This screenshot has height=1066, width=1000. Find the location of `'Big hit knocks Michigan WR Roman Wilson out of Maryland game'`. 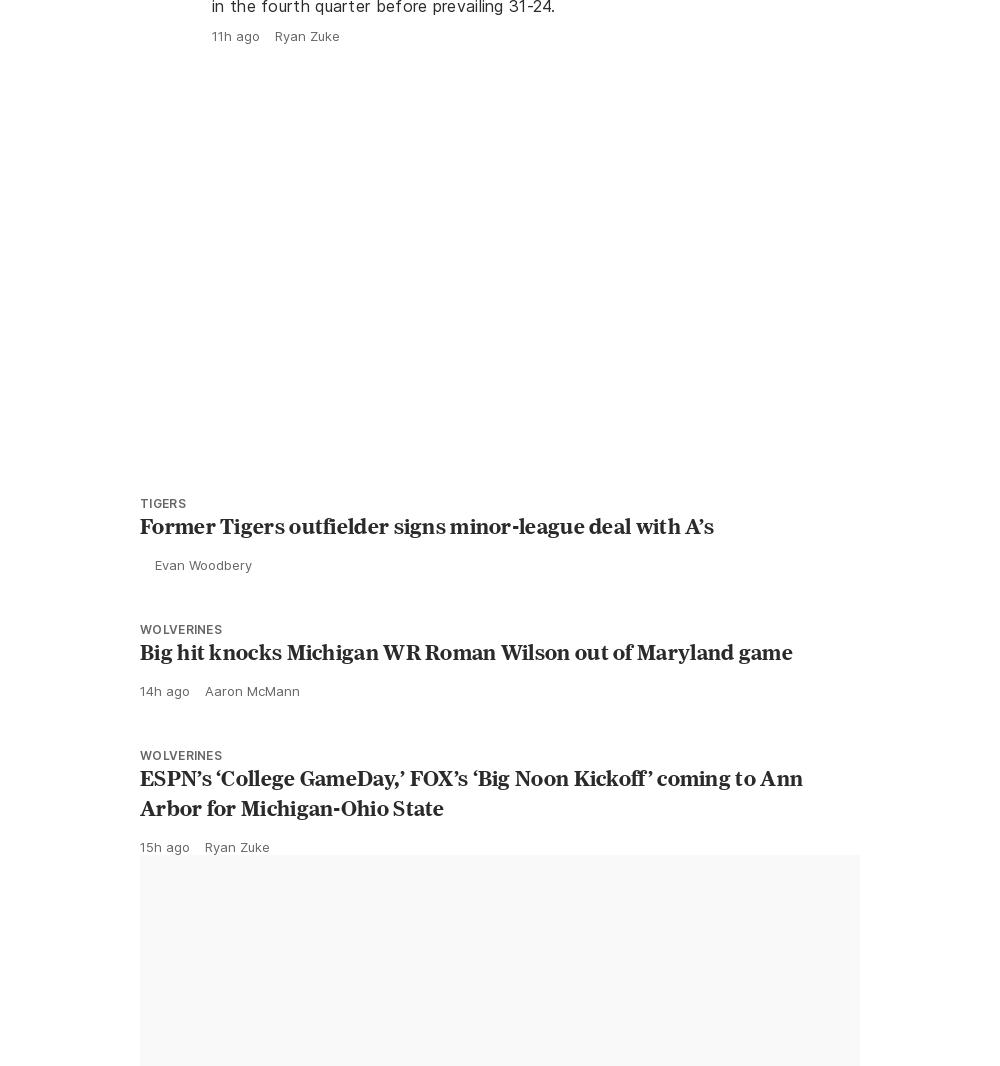

'Big hit knocks Michigan WR Roman Wilson out of Maryland game' is located at coordinates (465, 694).